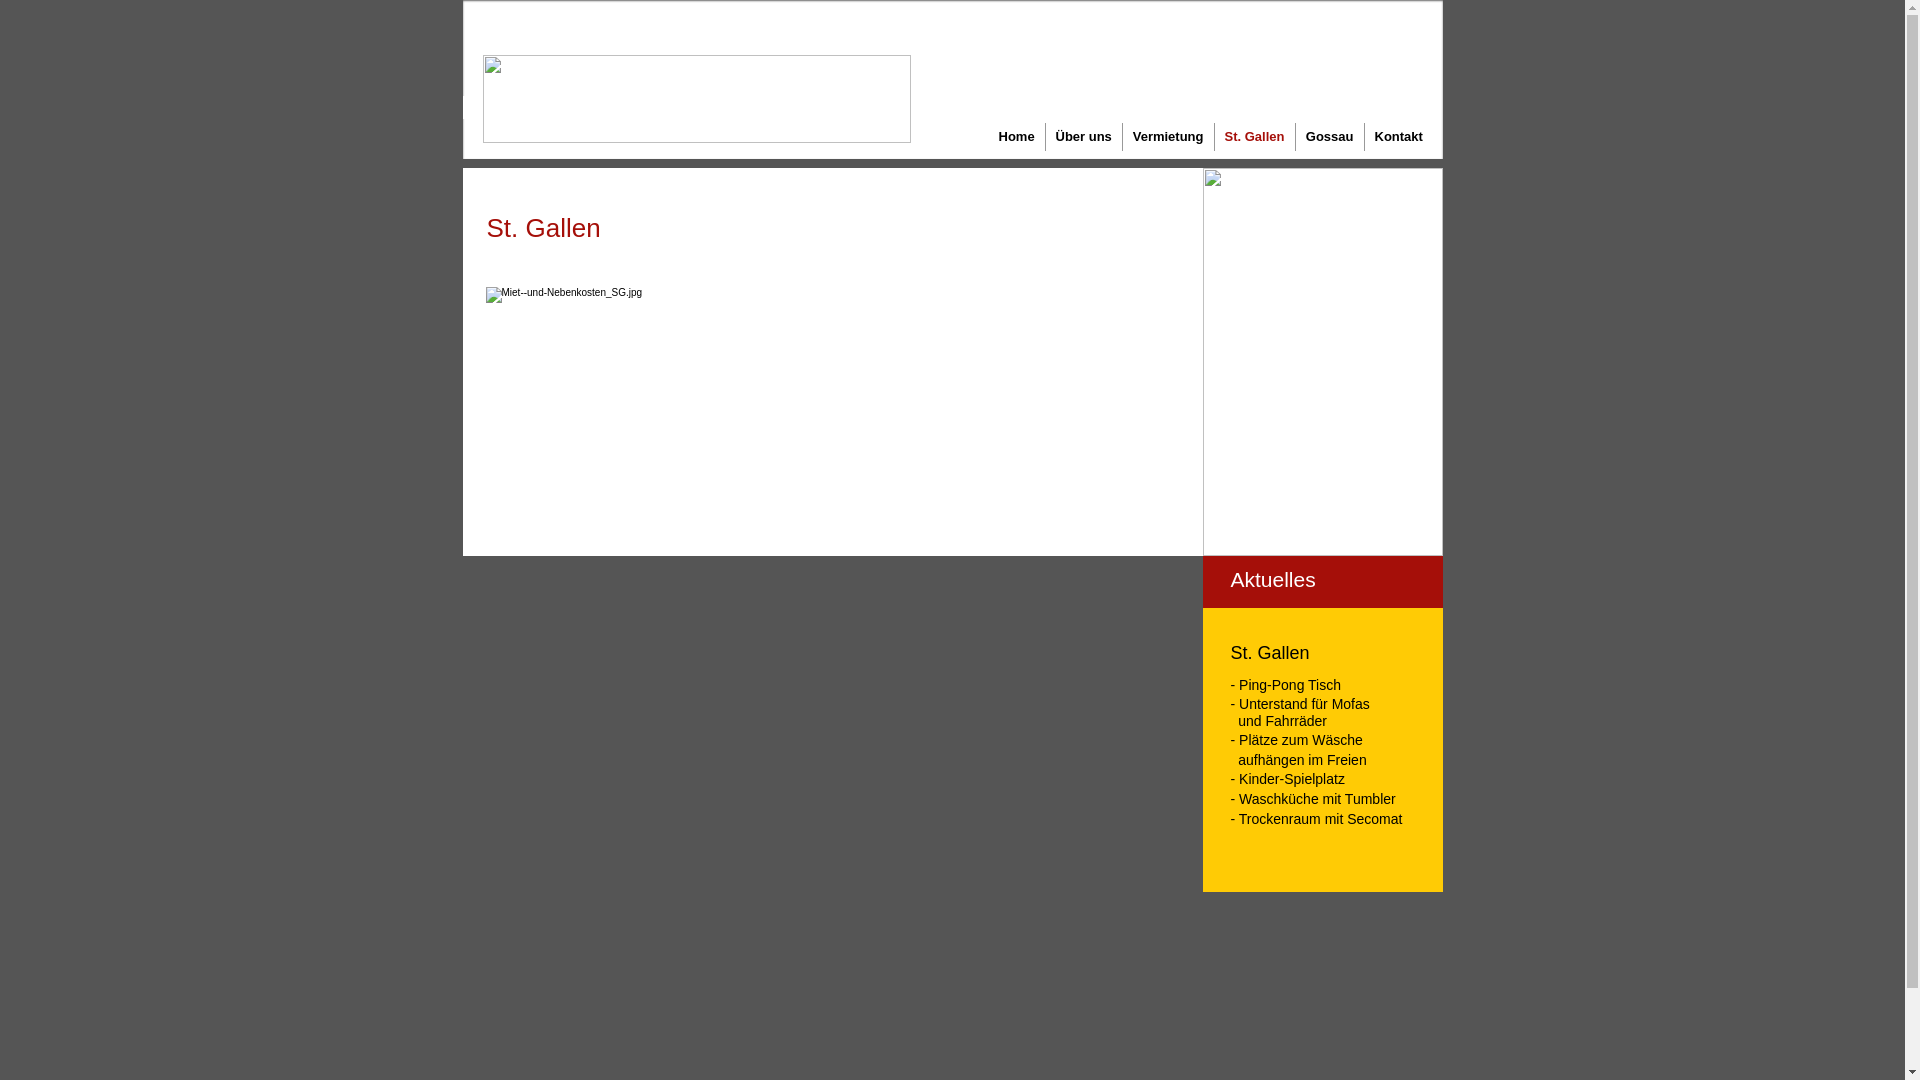  Describe the element at coordinates (696, 99) in the screenshot. I see `'LogoBGS_ZumStern.jpg'` at that location.